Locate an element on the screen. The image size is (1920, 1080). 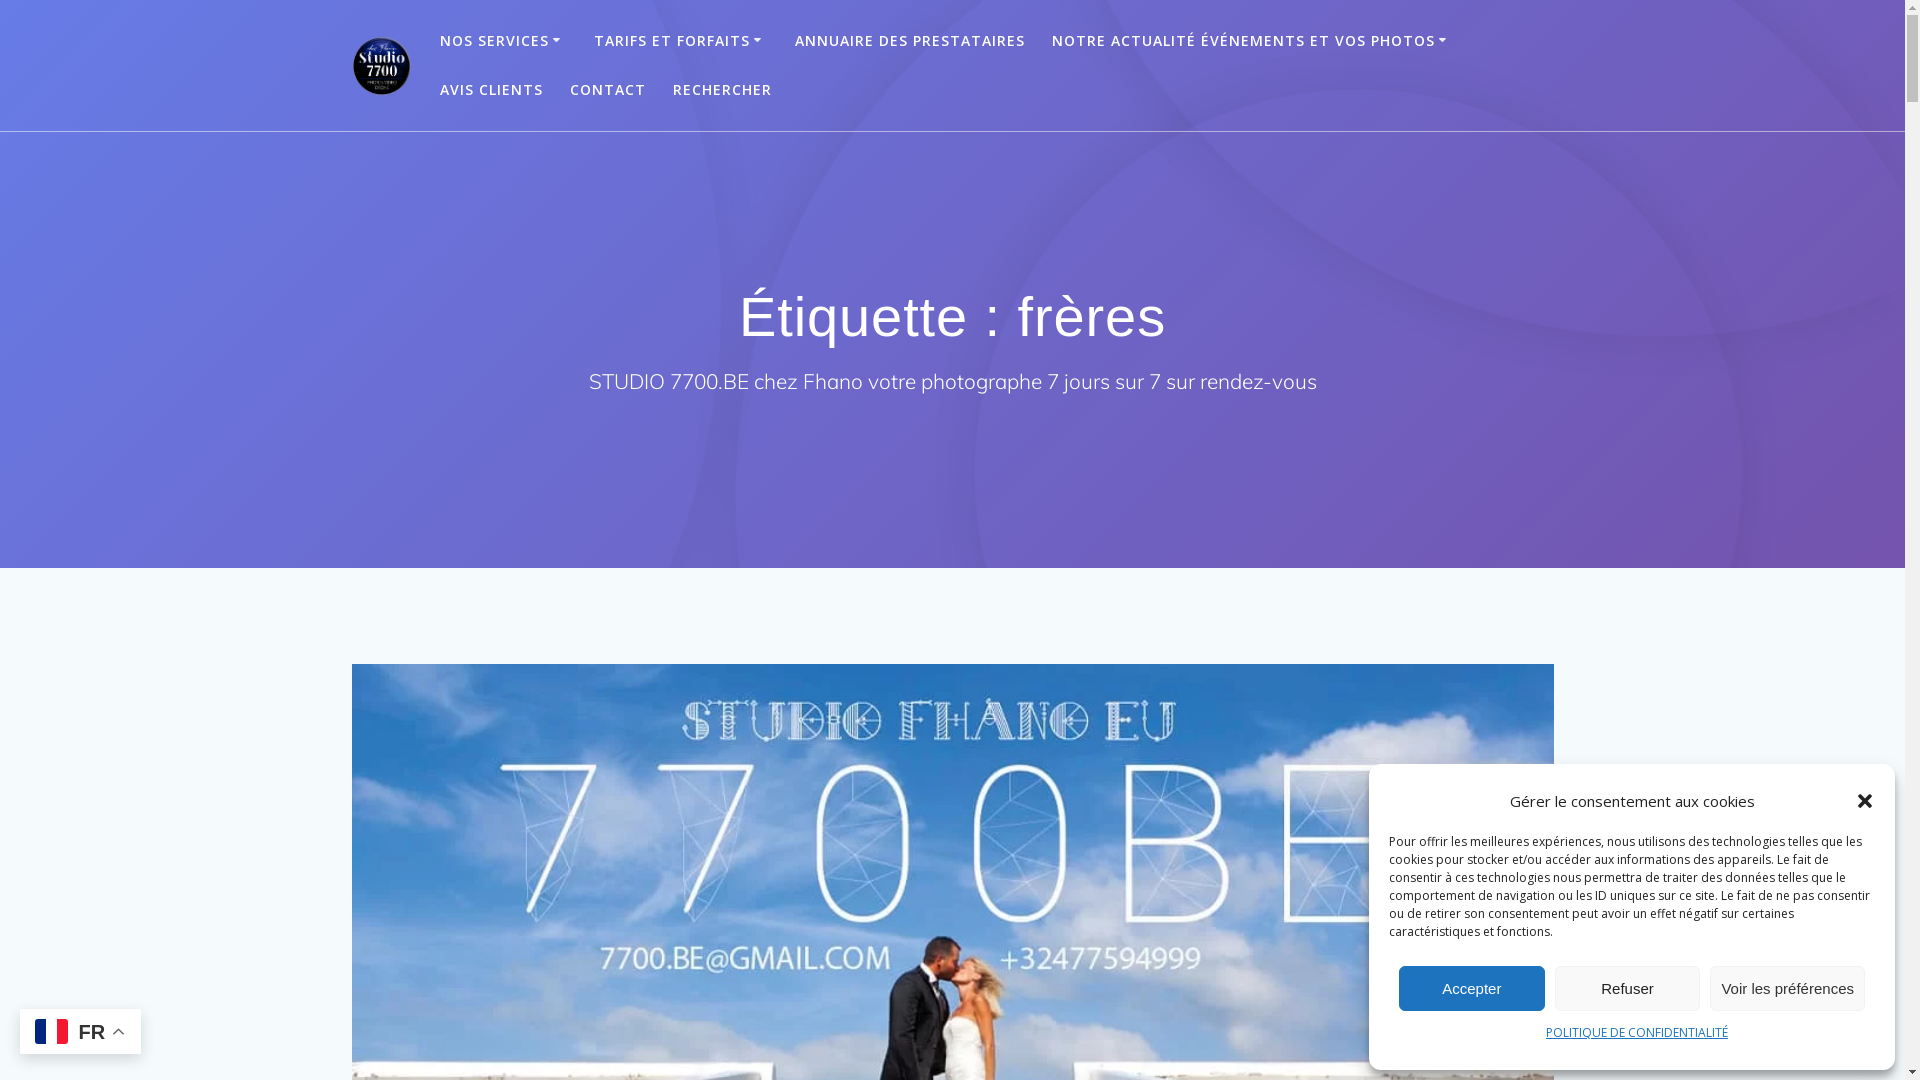
'CONTACT' is located at coordinates (607, 88).